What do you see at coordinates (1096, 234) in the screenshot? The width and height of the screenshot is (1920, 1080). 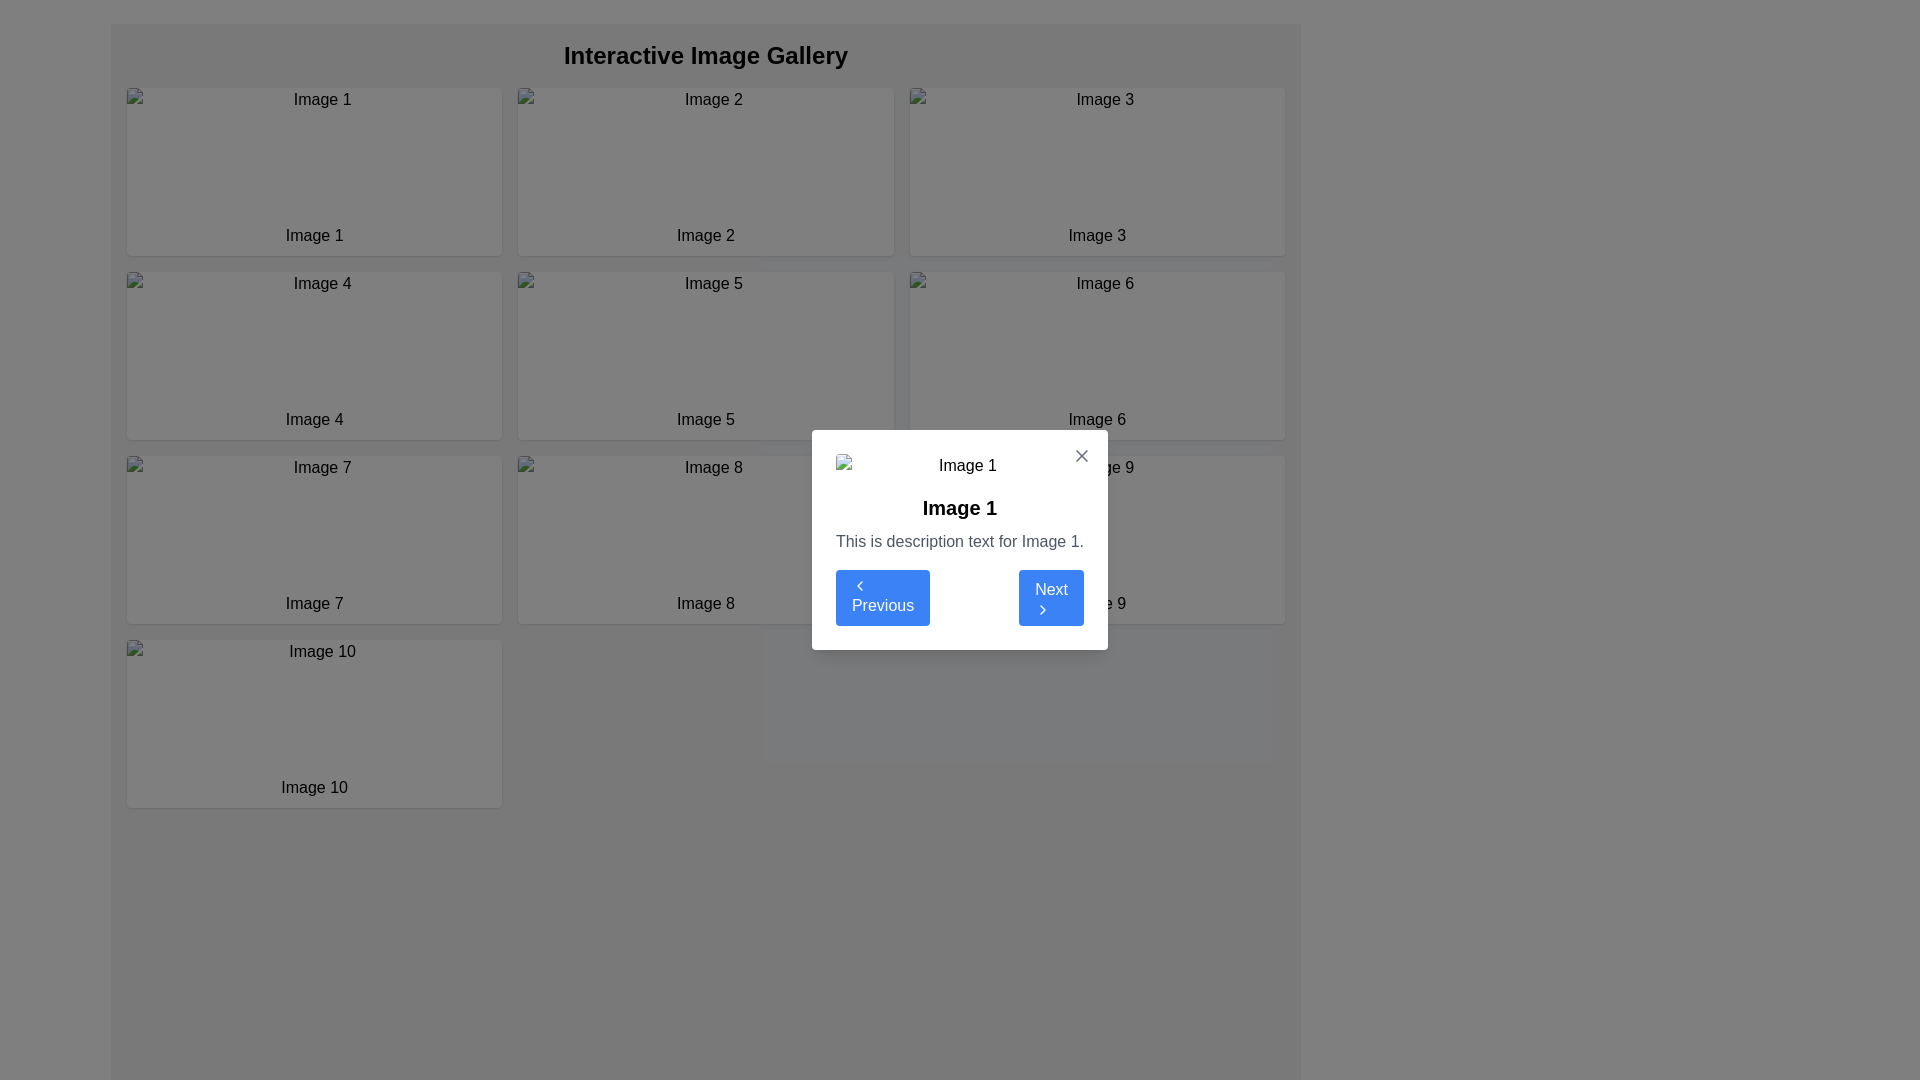 I see `text label that displays 'Image 3', located in a white box below the thumbnail image` at bounding box center [1096, 234].